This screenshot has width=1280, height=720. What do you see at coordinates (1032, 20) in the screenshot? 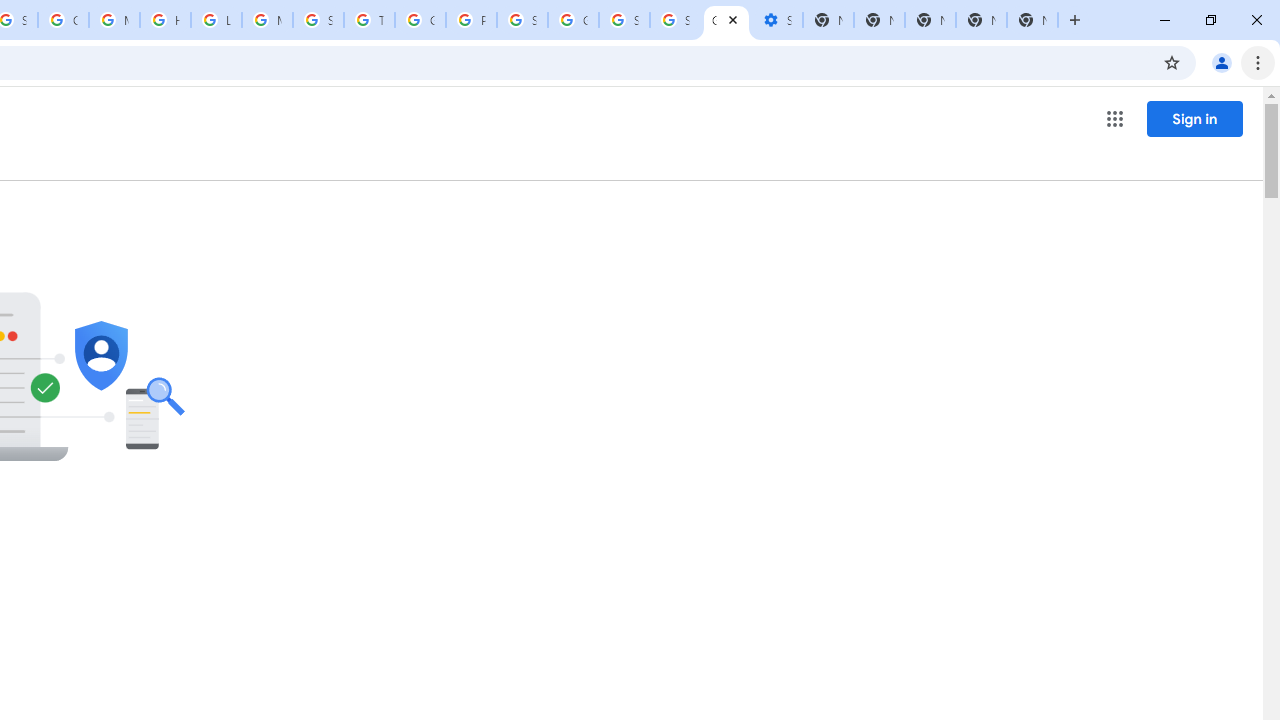
I see `'New Tab'` at bounding box center [1032, 20].